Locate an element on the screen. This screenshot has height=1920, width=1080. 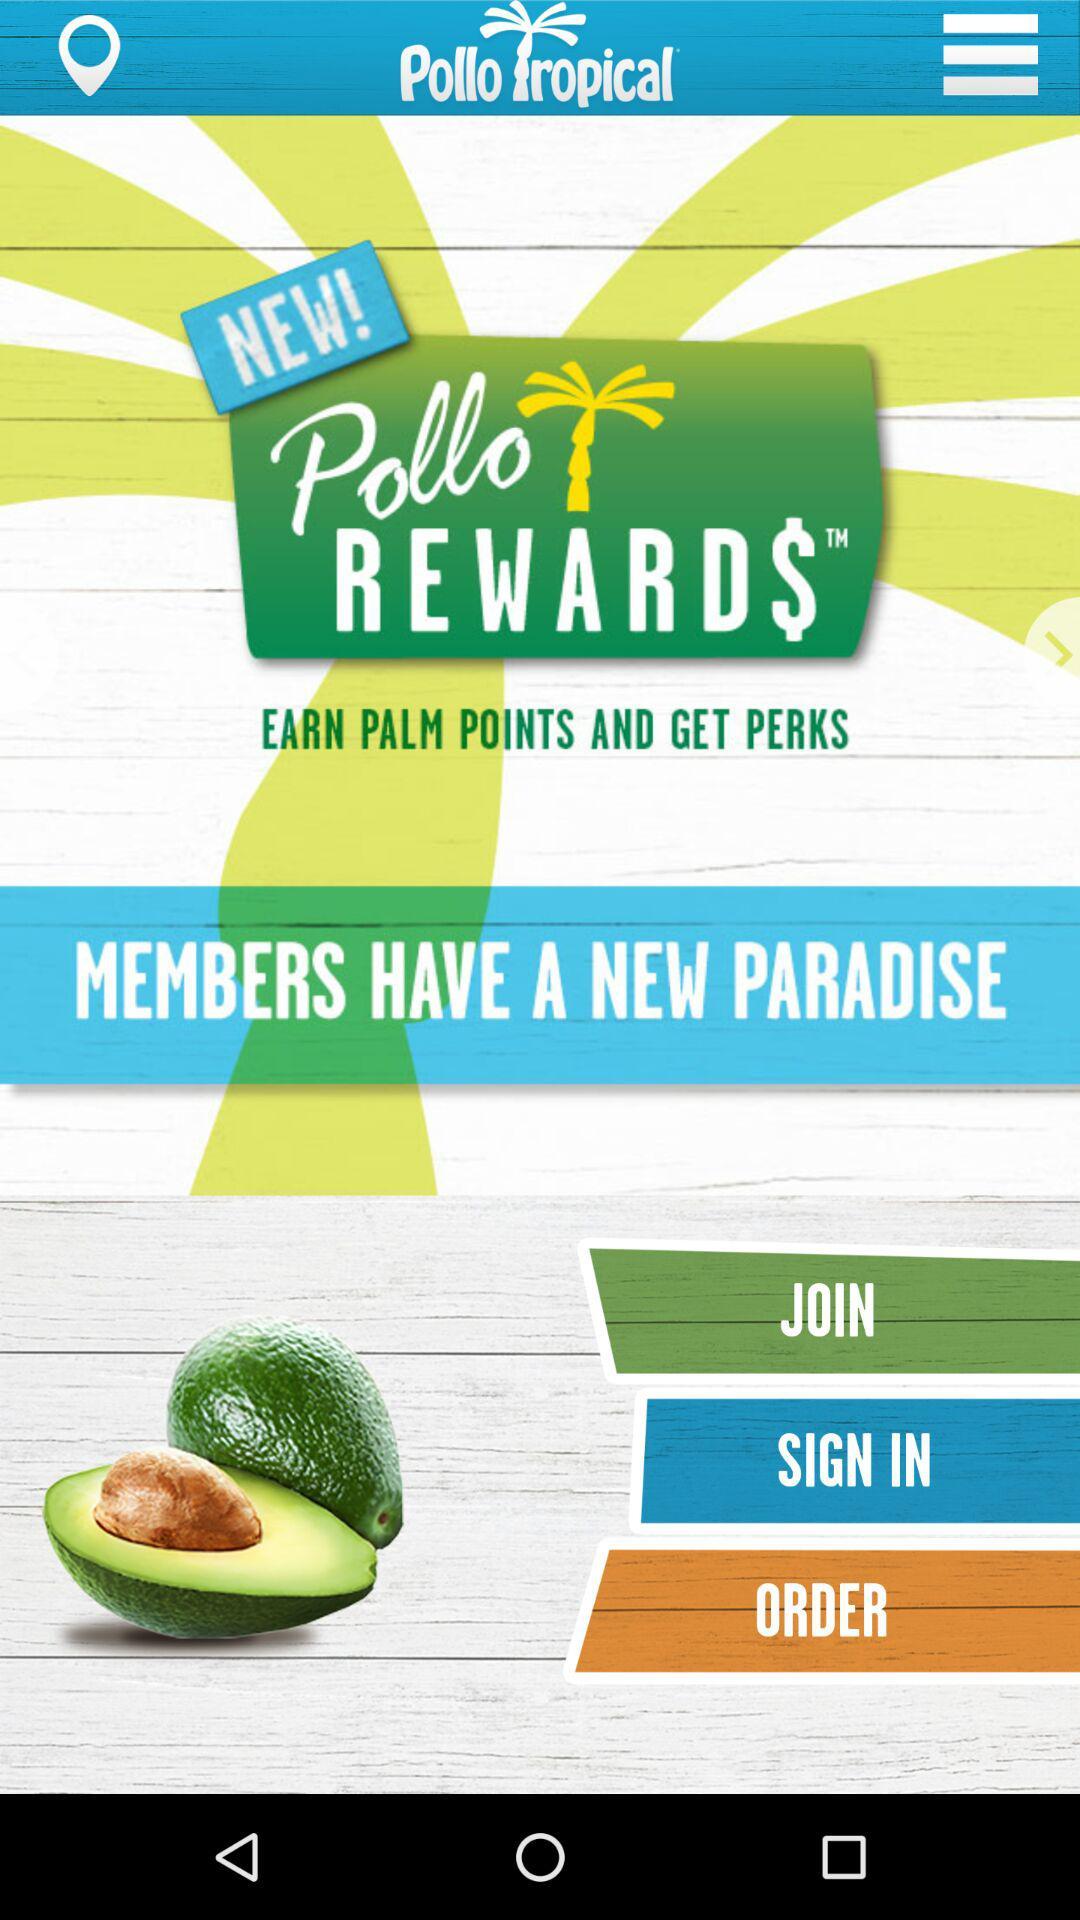
the location icon is located at coordinates (88, 57).